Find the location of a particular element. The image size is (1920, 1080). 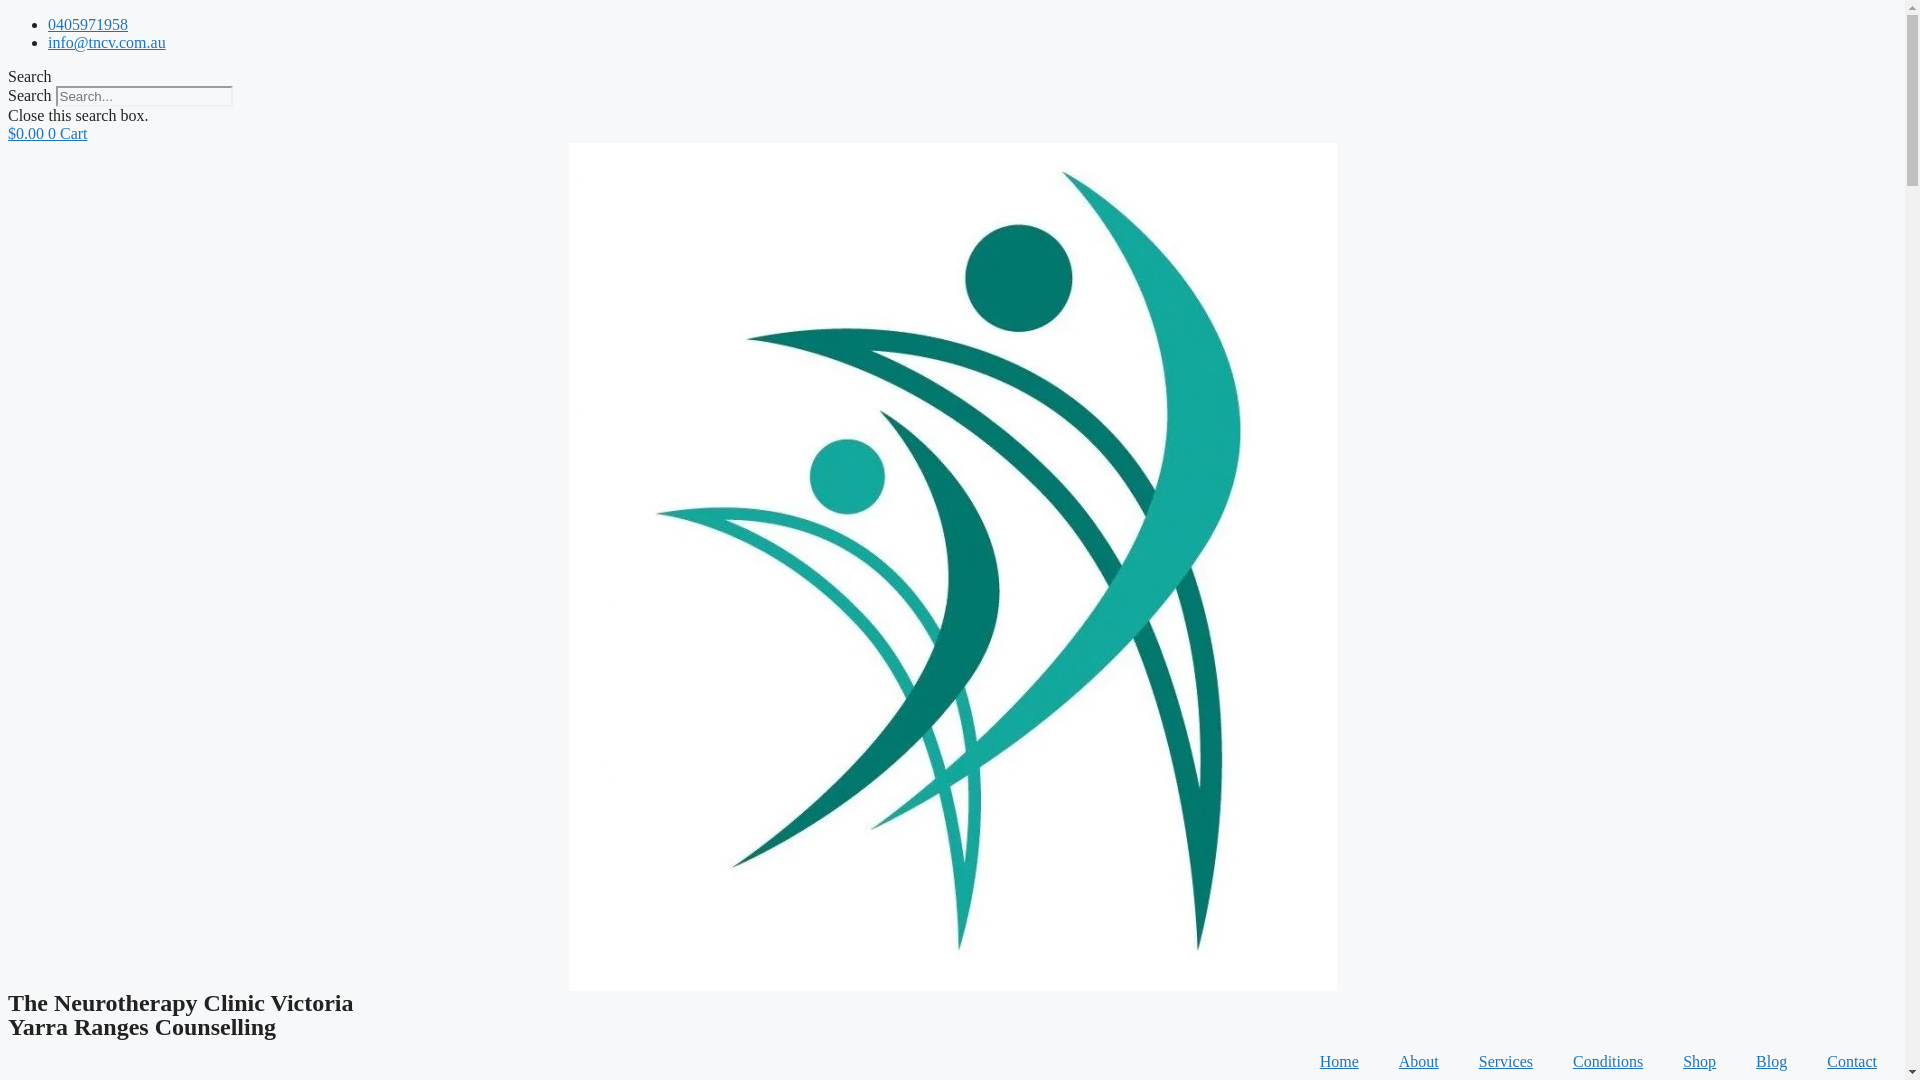

'$0.00 0 Cart' is located at coordinates (8, 133).